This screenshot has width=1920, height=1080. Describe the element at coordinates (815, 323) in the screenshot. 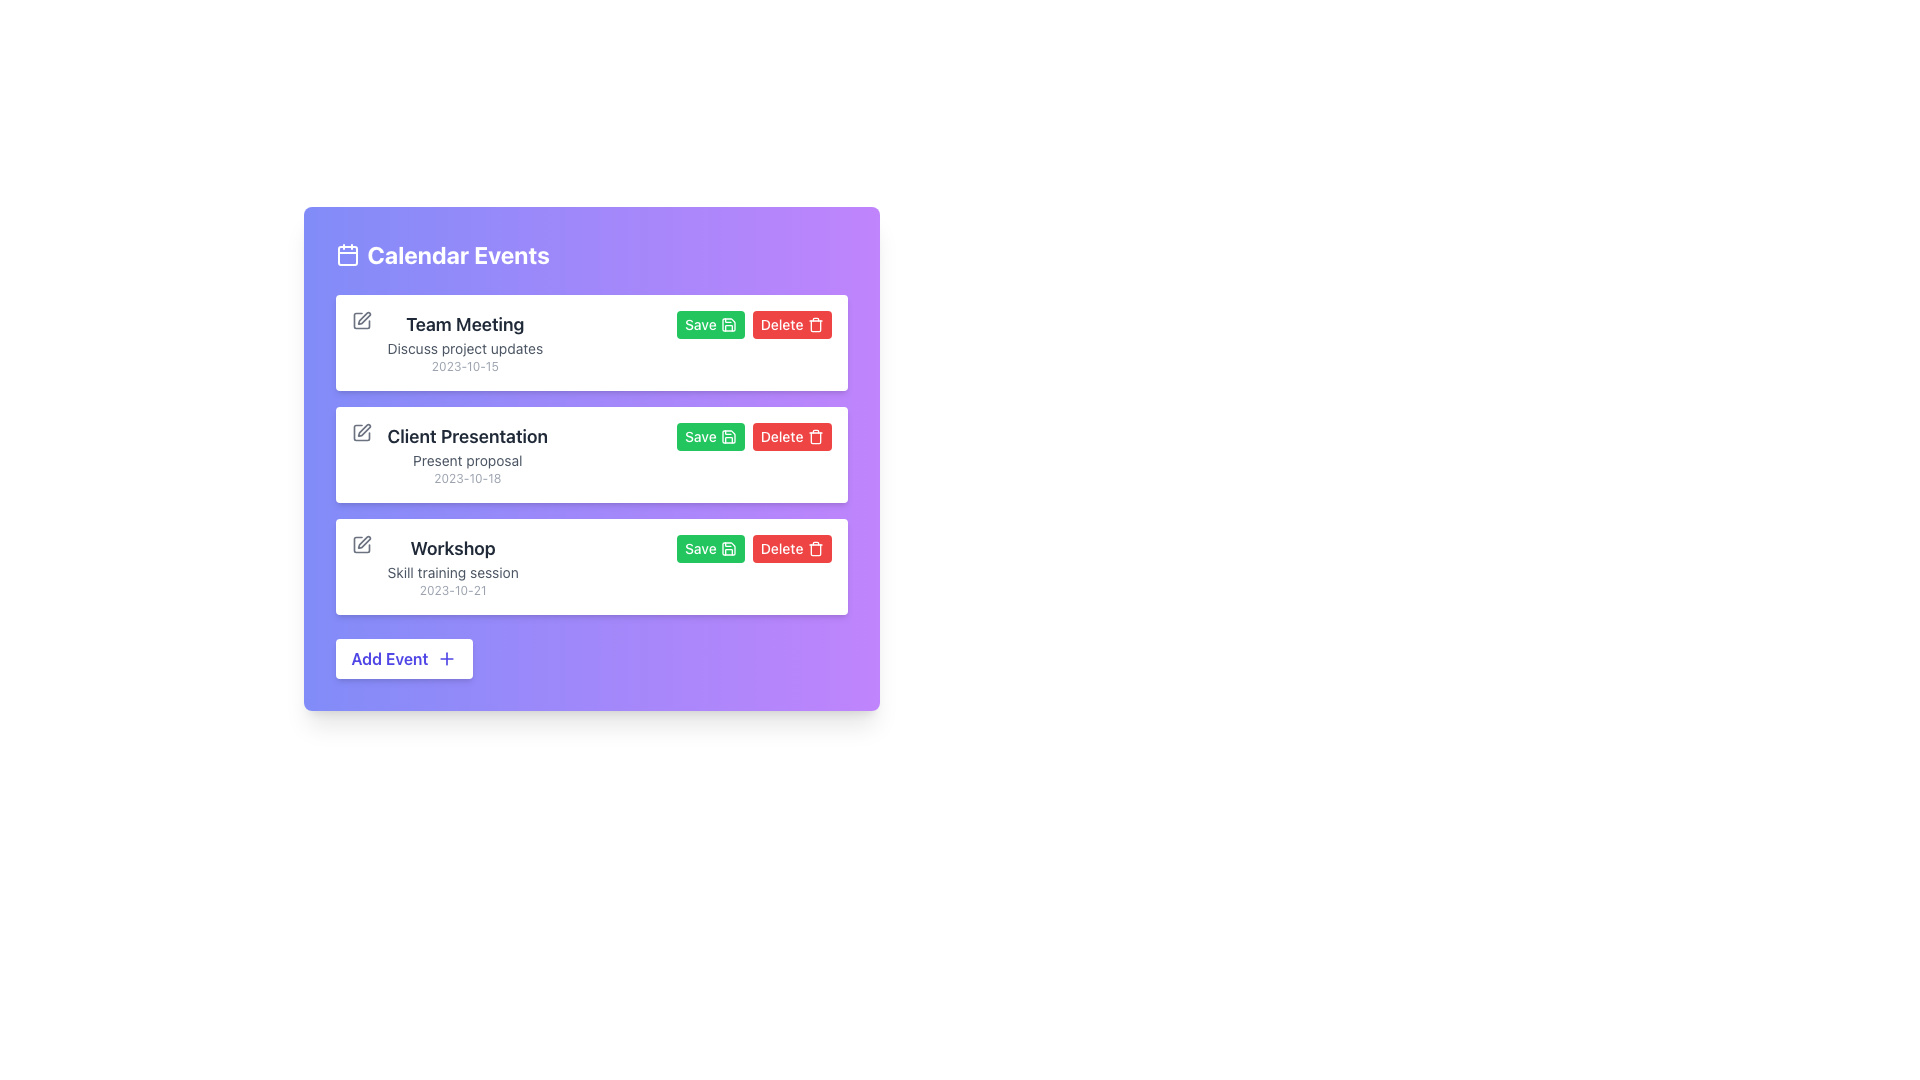

I see `the trash can icon` at that location.